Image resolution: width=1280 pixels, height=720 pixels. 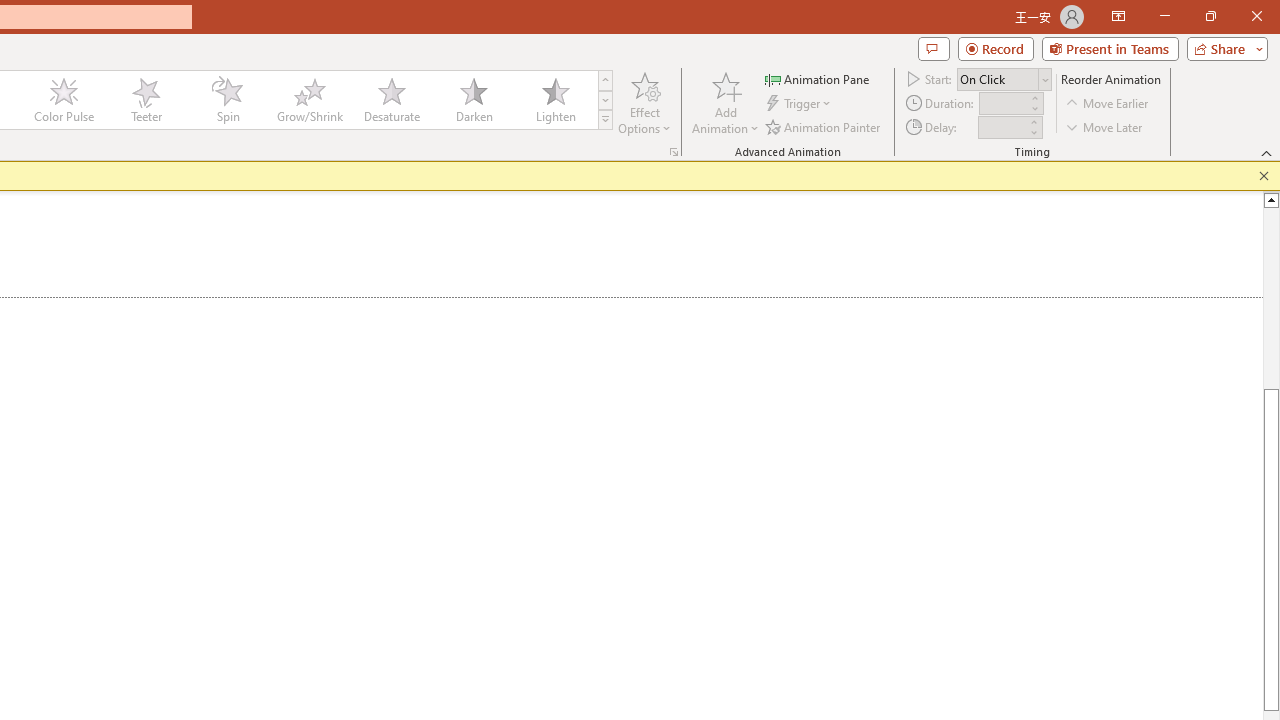 I want to click on 'Move Earlier', so click(x=1106, y=103).